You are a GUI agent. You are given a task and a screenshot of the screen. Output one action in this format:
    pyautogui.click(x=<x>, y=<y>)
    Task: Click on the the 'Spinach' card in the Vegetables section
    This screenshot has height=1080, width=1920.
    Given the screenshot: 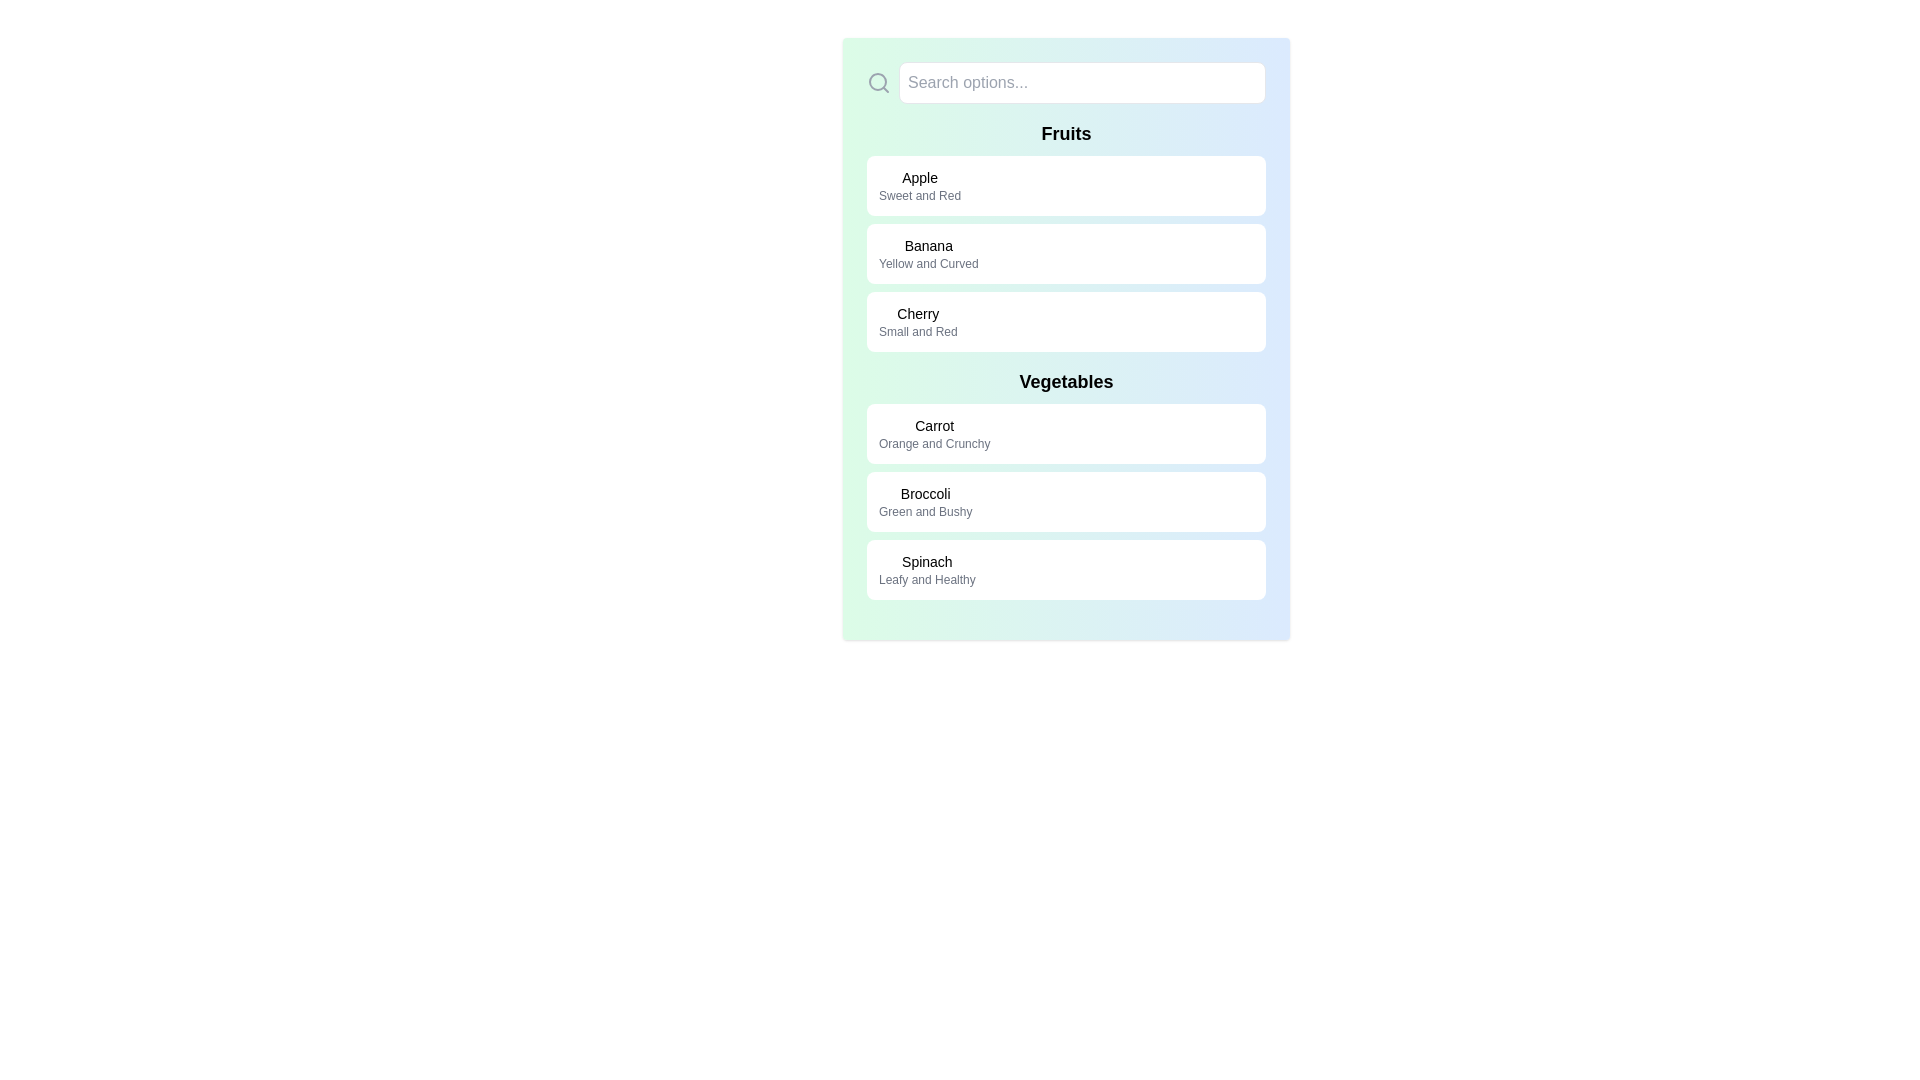 What is the action you would take?
    pyautogui.click(x=1065, y=570)
    